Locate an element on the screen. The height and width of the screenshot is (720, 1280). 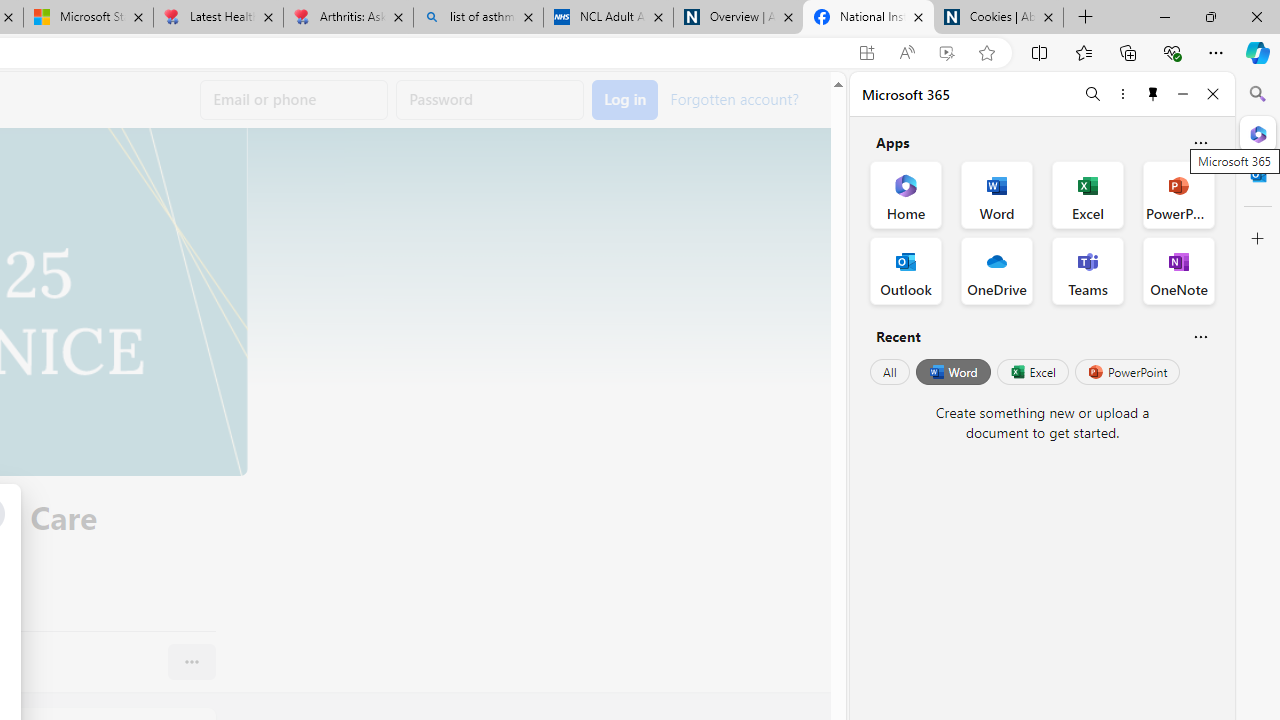
'All' is located at coordinates (889, 372).